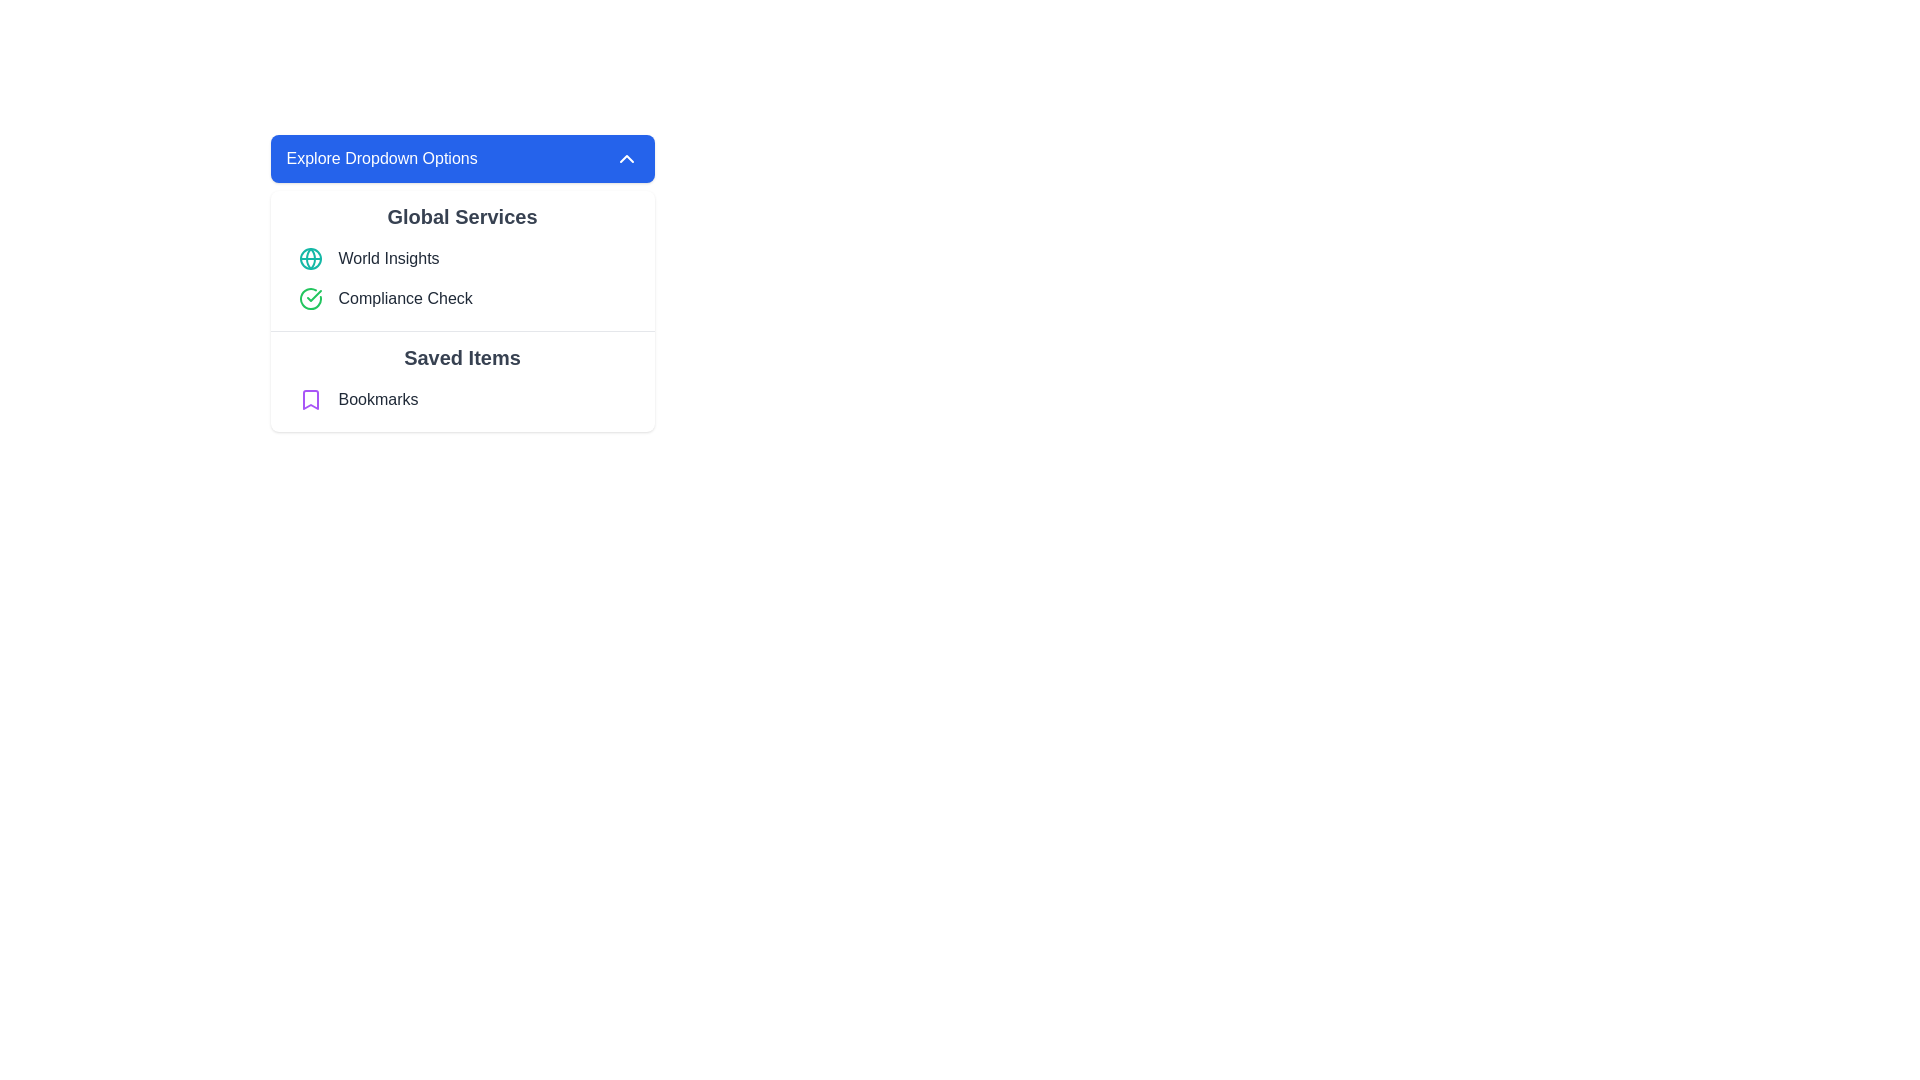 This screenshot has height=1080, width=1920. Describe the element at coordinates (388, 257) in the screenshot. I see `the 'World Insights' text label within the 'Global Services' dropdown menu` at that location.